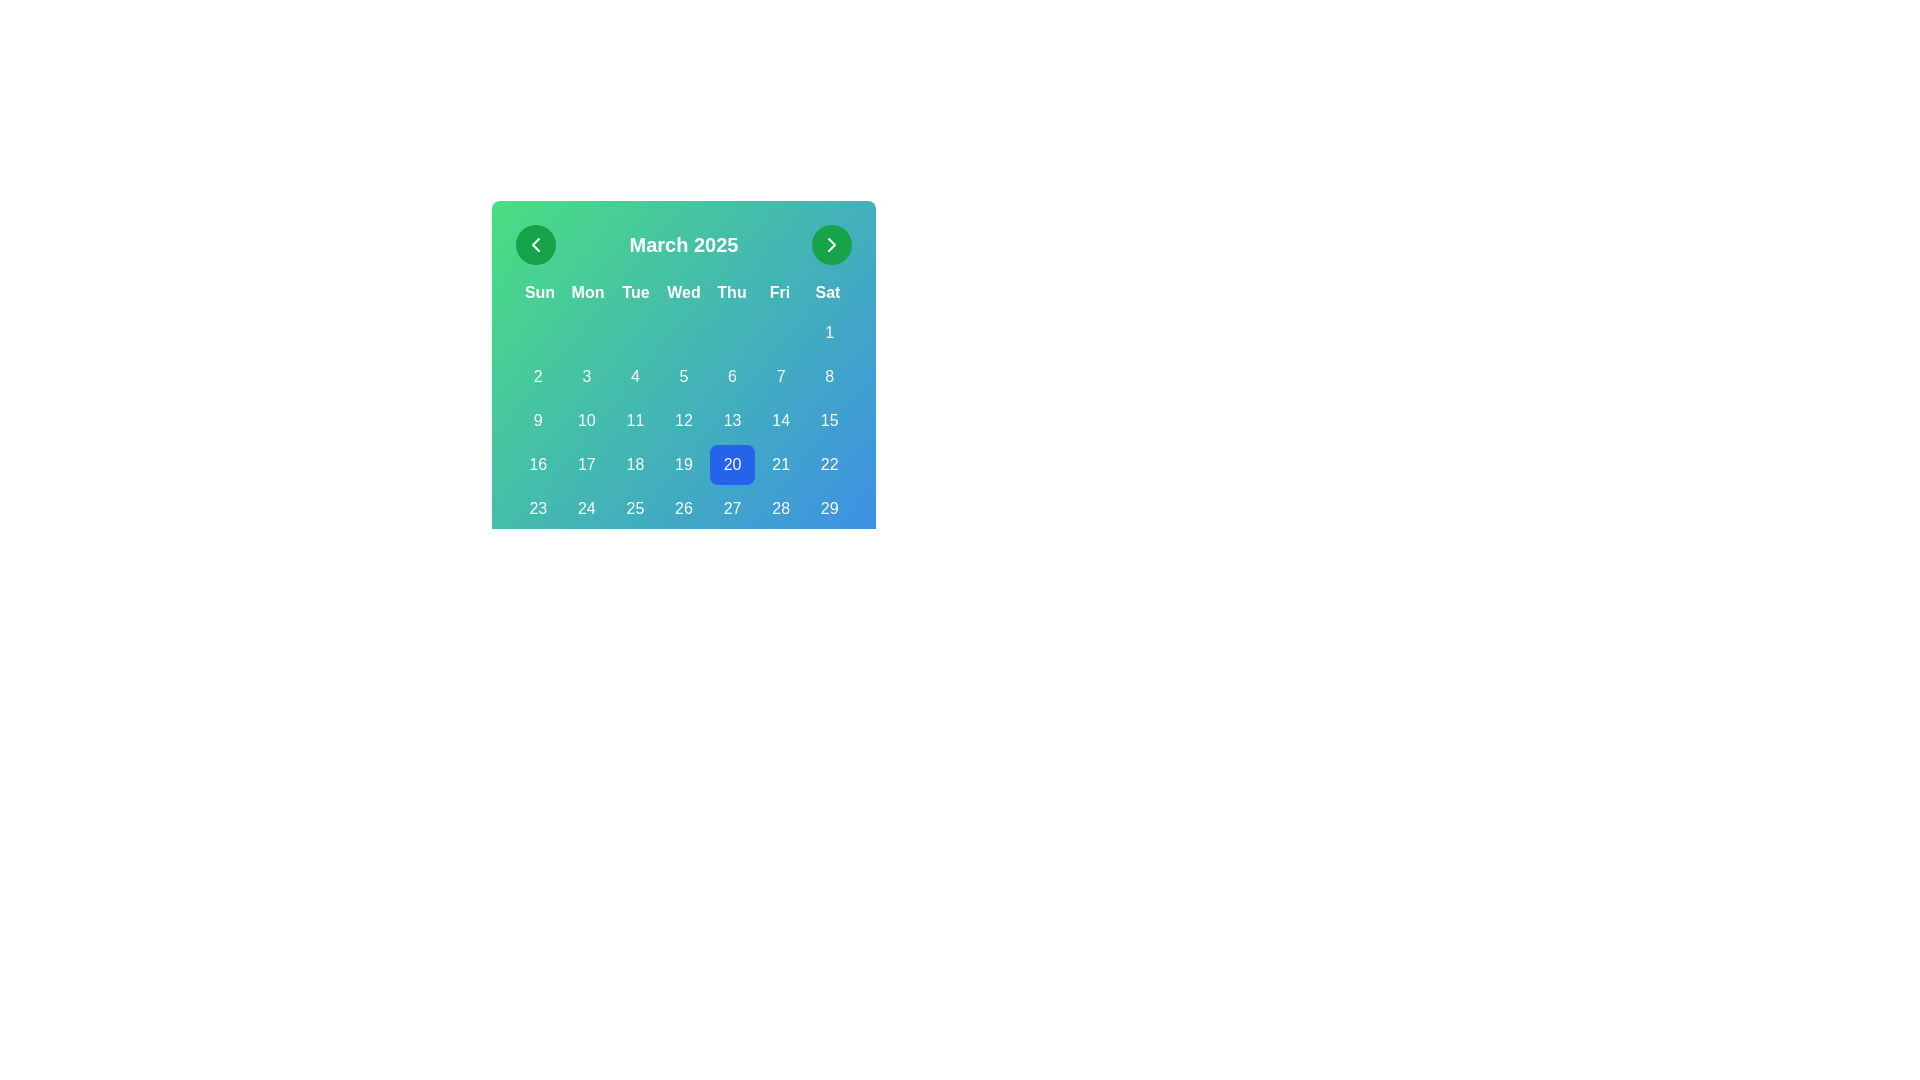 The image size is (1920, 1080). What do you see at coordinates (831, 244) in the screenshot?
I see `the chevron right icon located within the green circular button at the top-right corner of the calendar interface` at bounding box center [831, 244].